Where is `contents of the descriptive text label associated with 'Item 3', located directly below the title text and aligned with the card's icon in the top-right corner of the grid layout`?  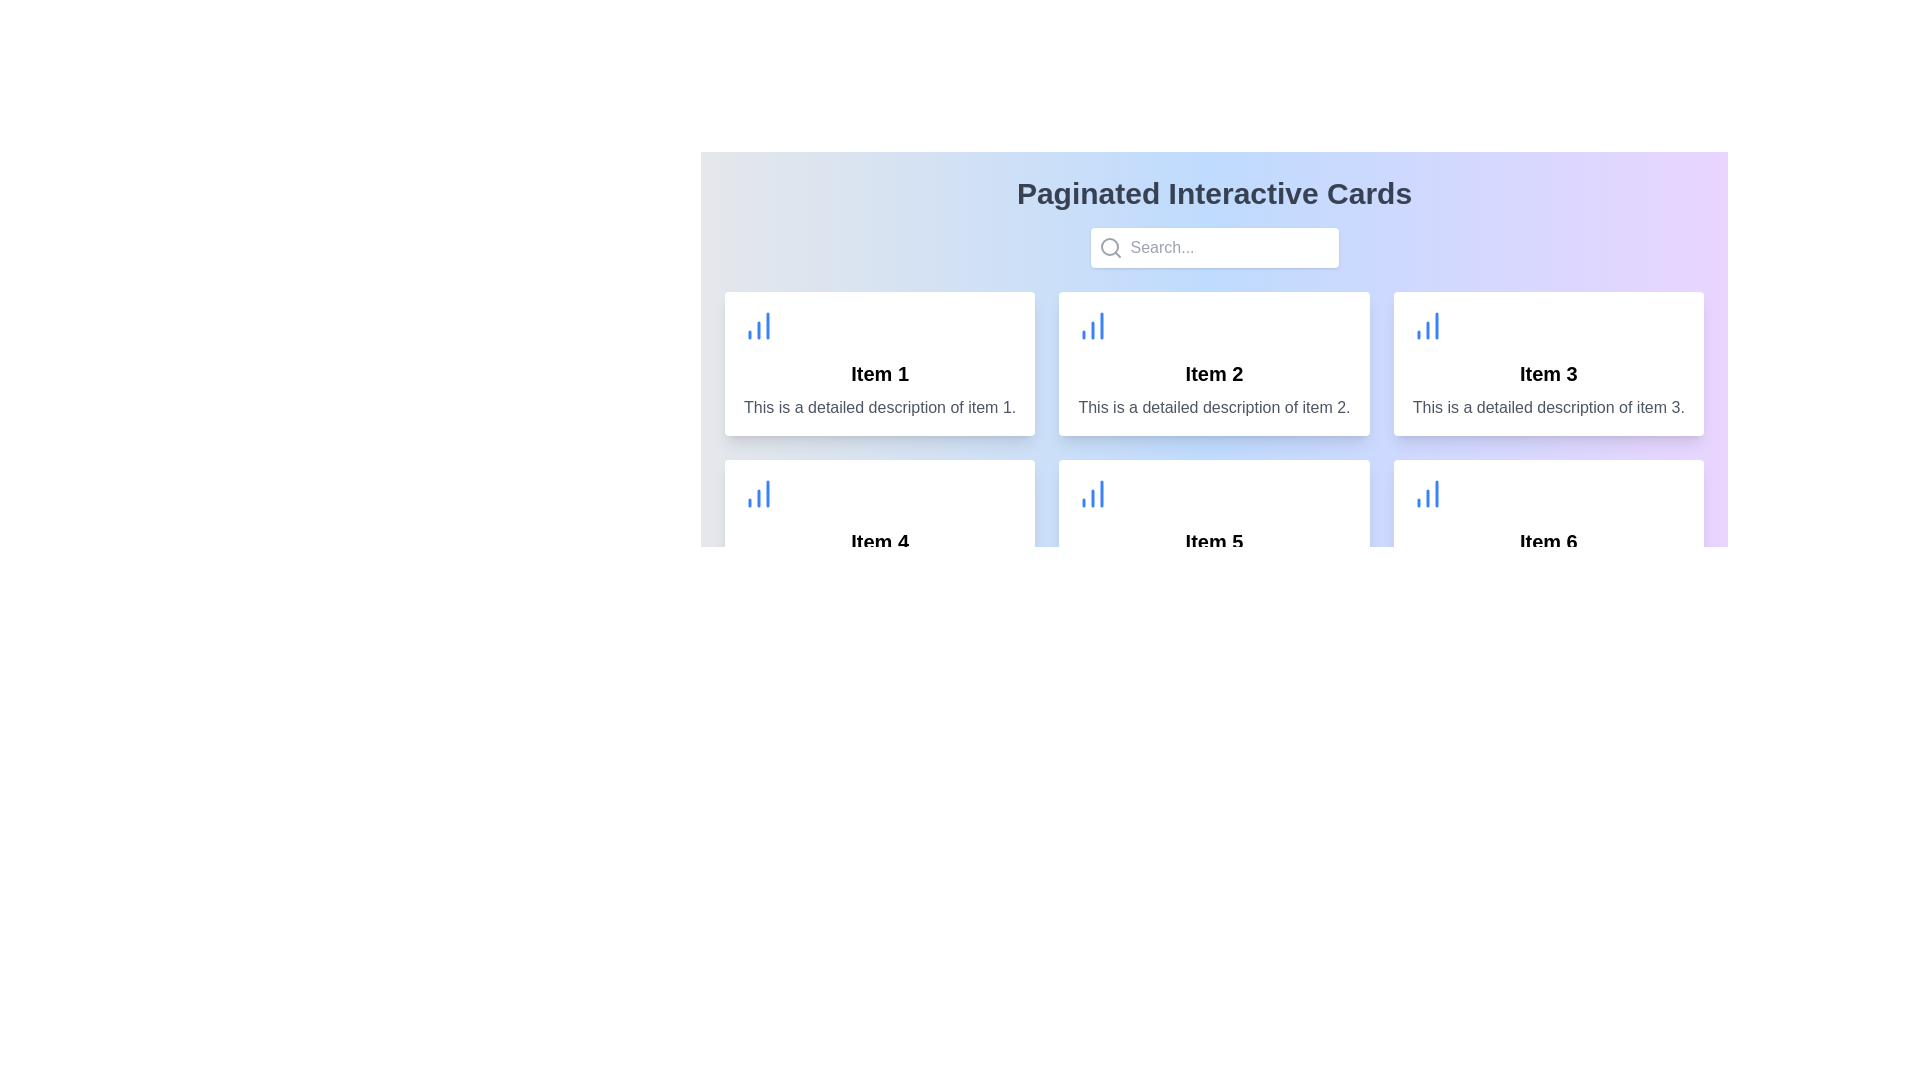
contents of the descriptive text label associated with 'Item 3', located directly below the title text and aligned with the card's icon in the top-right corner of the grid layout is located at coordinates (1547, 407).